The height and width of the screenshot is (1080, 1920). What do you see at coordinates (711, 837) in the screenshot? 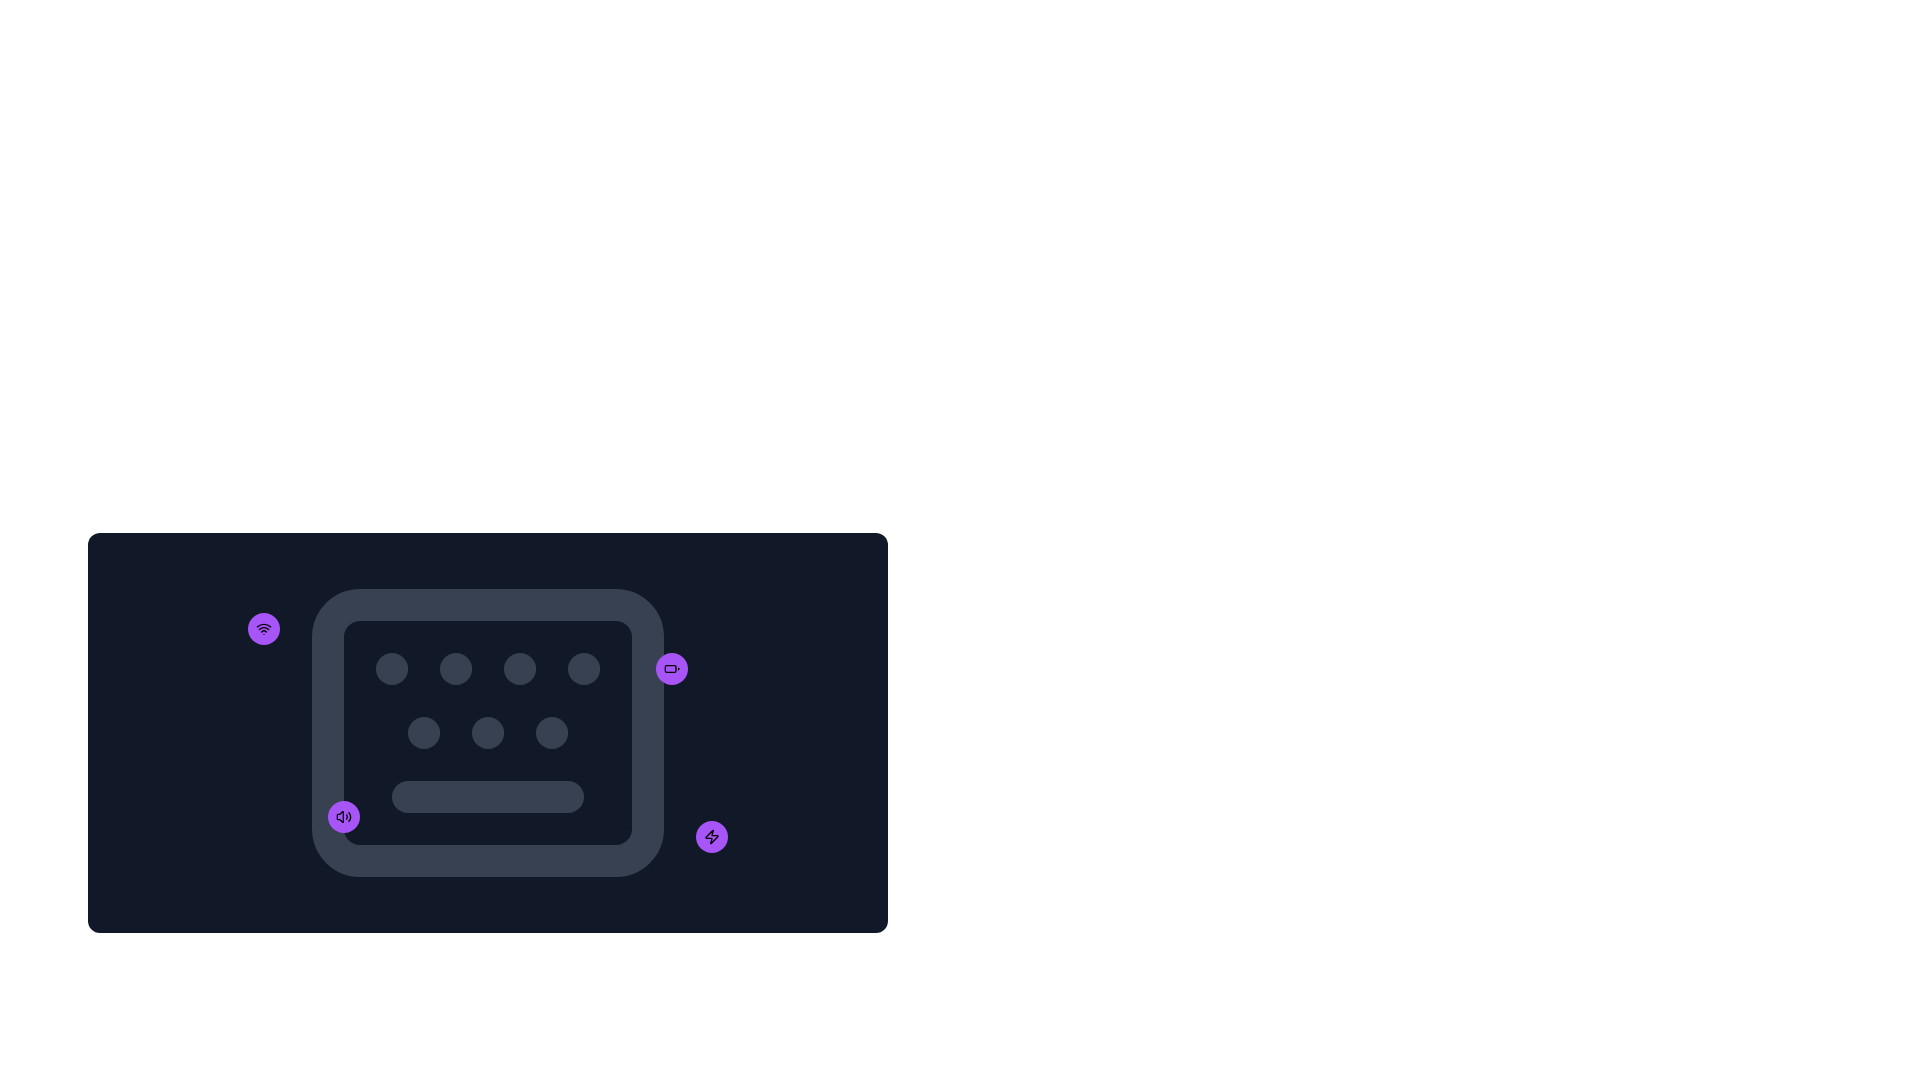
I see `the circular purple button with a black lightning bolt icon in the bottom-right corner` at bounding box center [711, 837].